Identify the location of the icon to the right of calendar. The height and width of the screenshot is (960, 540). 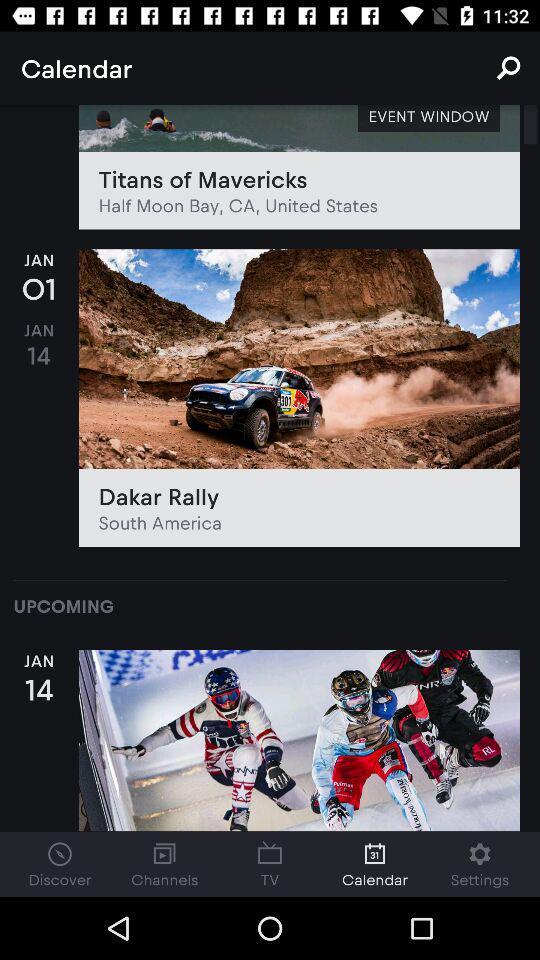
(508, 68).